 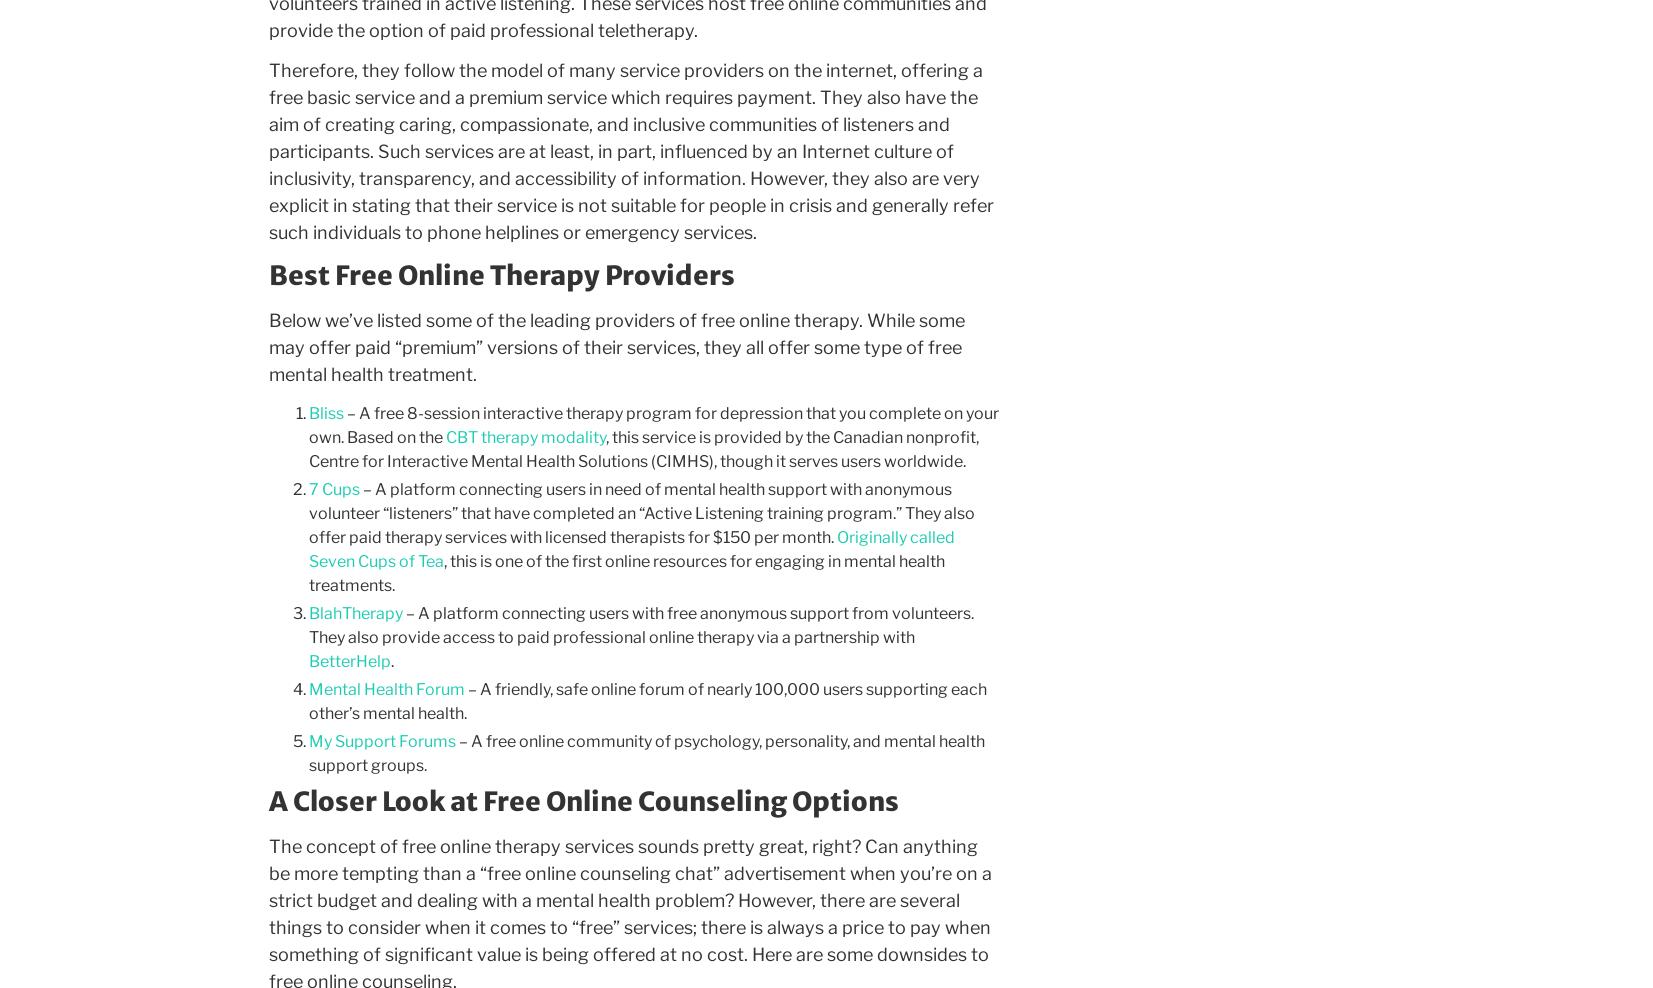 What do you see at coordinates (384, 688) in the screenshot?
I see `'Mental Health Forum'` at bounding box center [384, 688].